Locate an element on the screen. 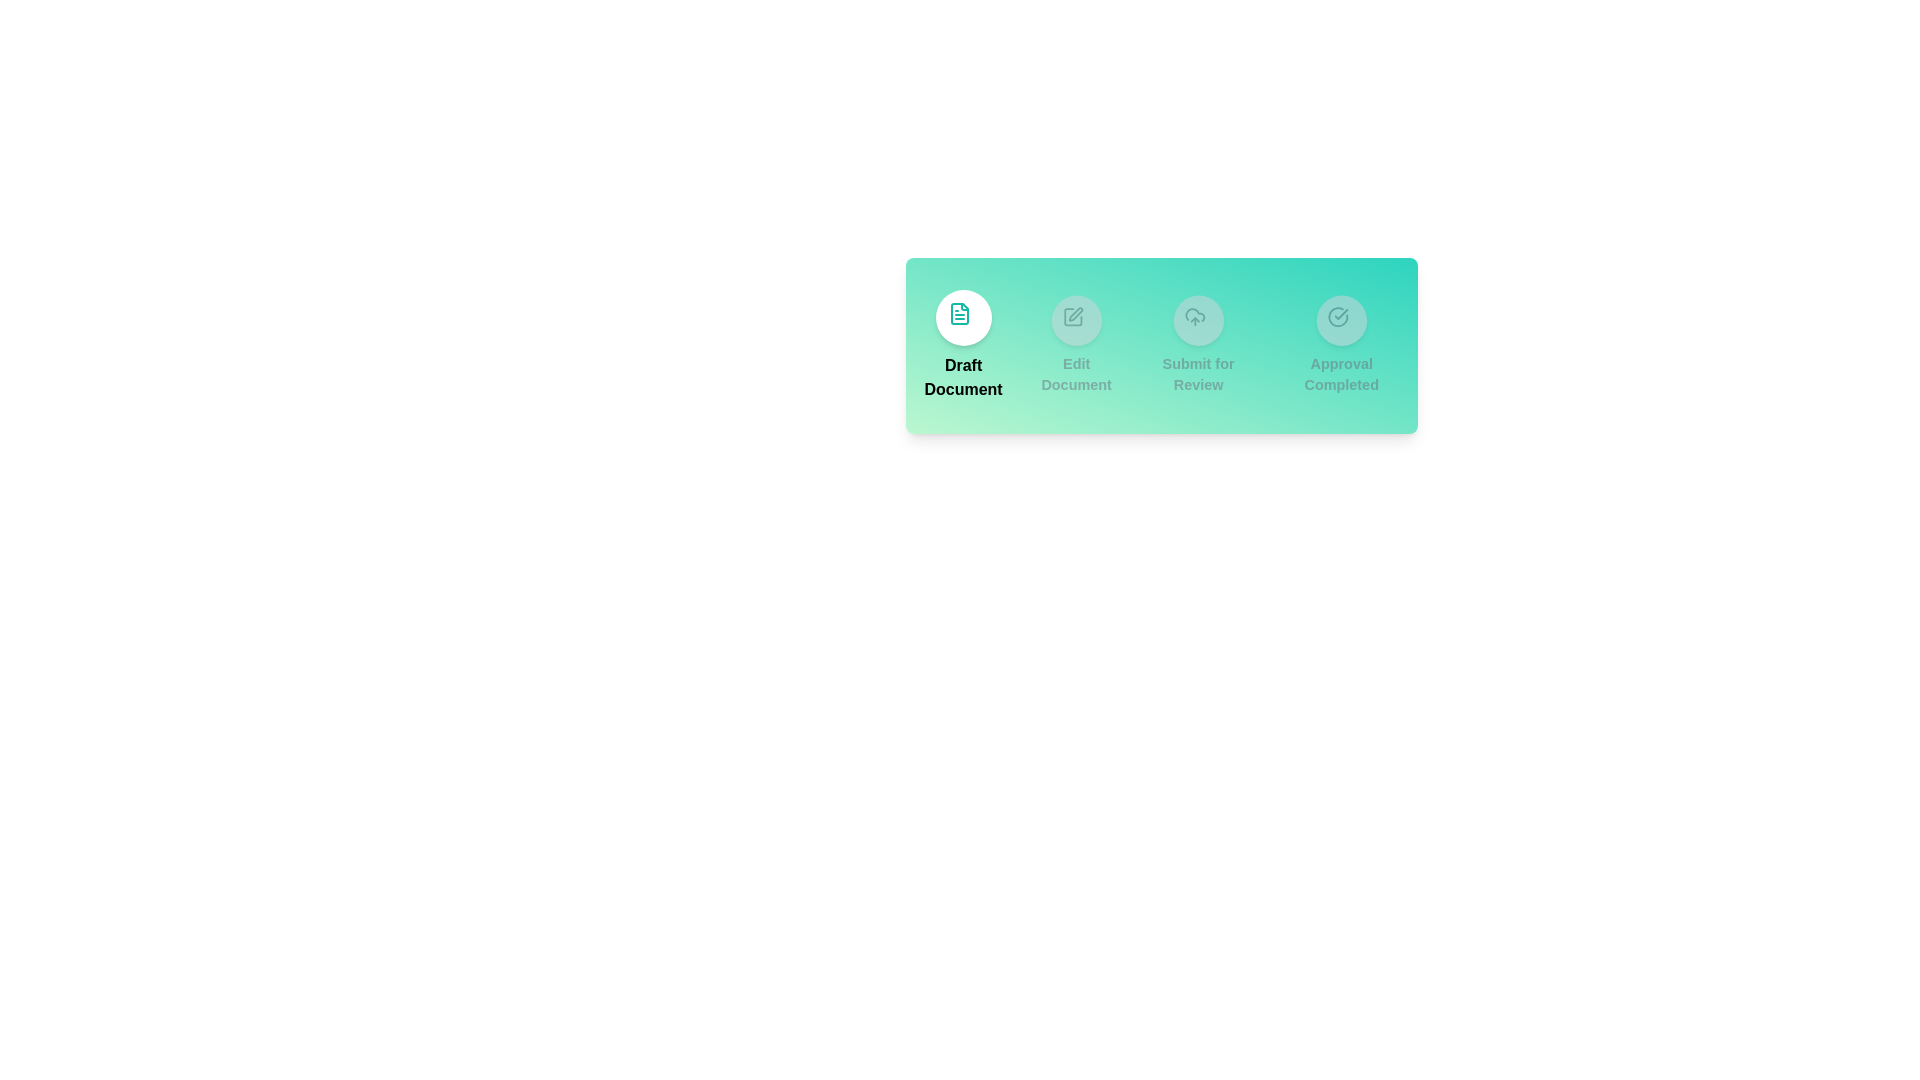  the step corresponding to Submit for Review is located at coordinates (1198, 345).